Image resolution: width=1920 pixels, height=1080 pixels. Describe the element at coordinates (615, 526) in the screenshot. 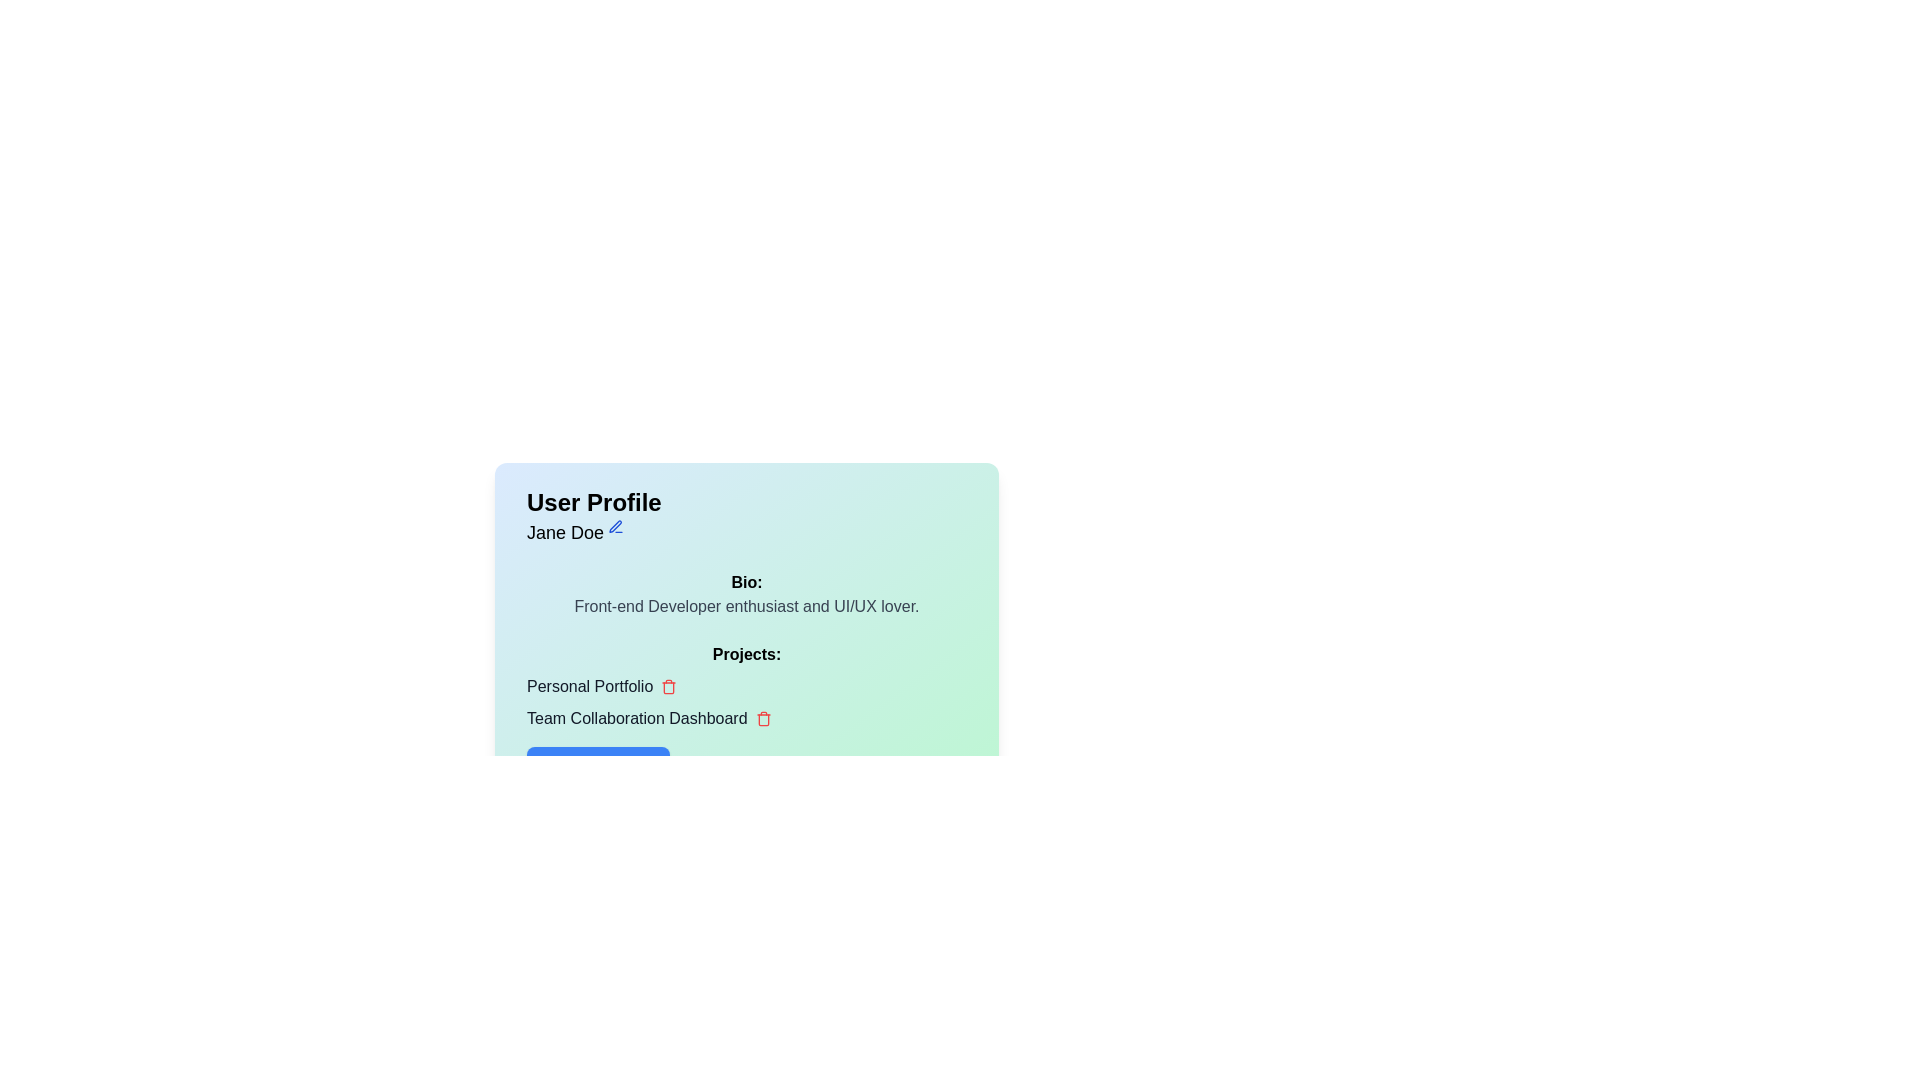

I see `the 'Edit' icon button located to the right of the text 'Jane Doe'` at that location.